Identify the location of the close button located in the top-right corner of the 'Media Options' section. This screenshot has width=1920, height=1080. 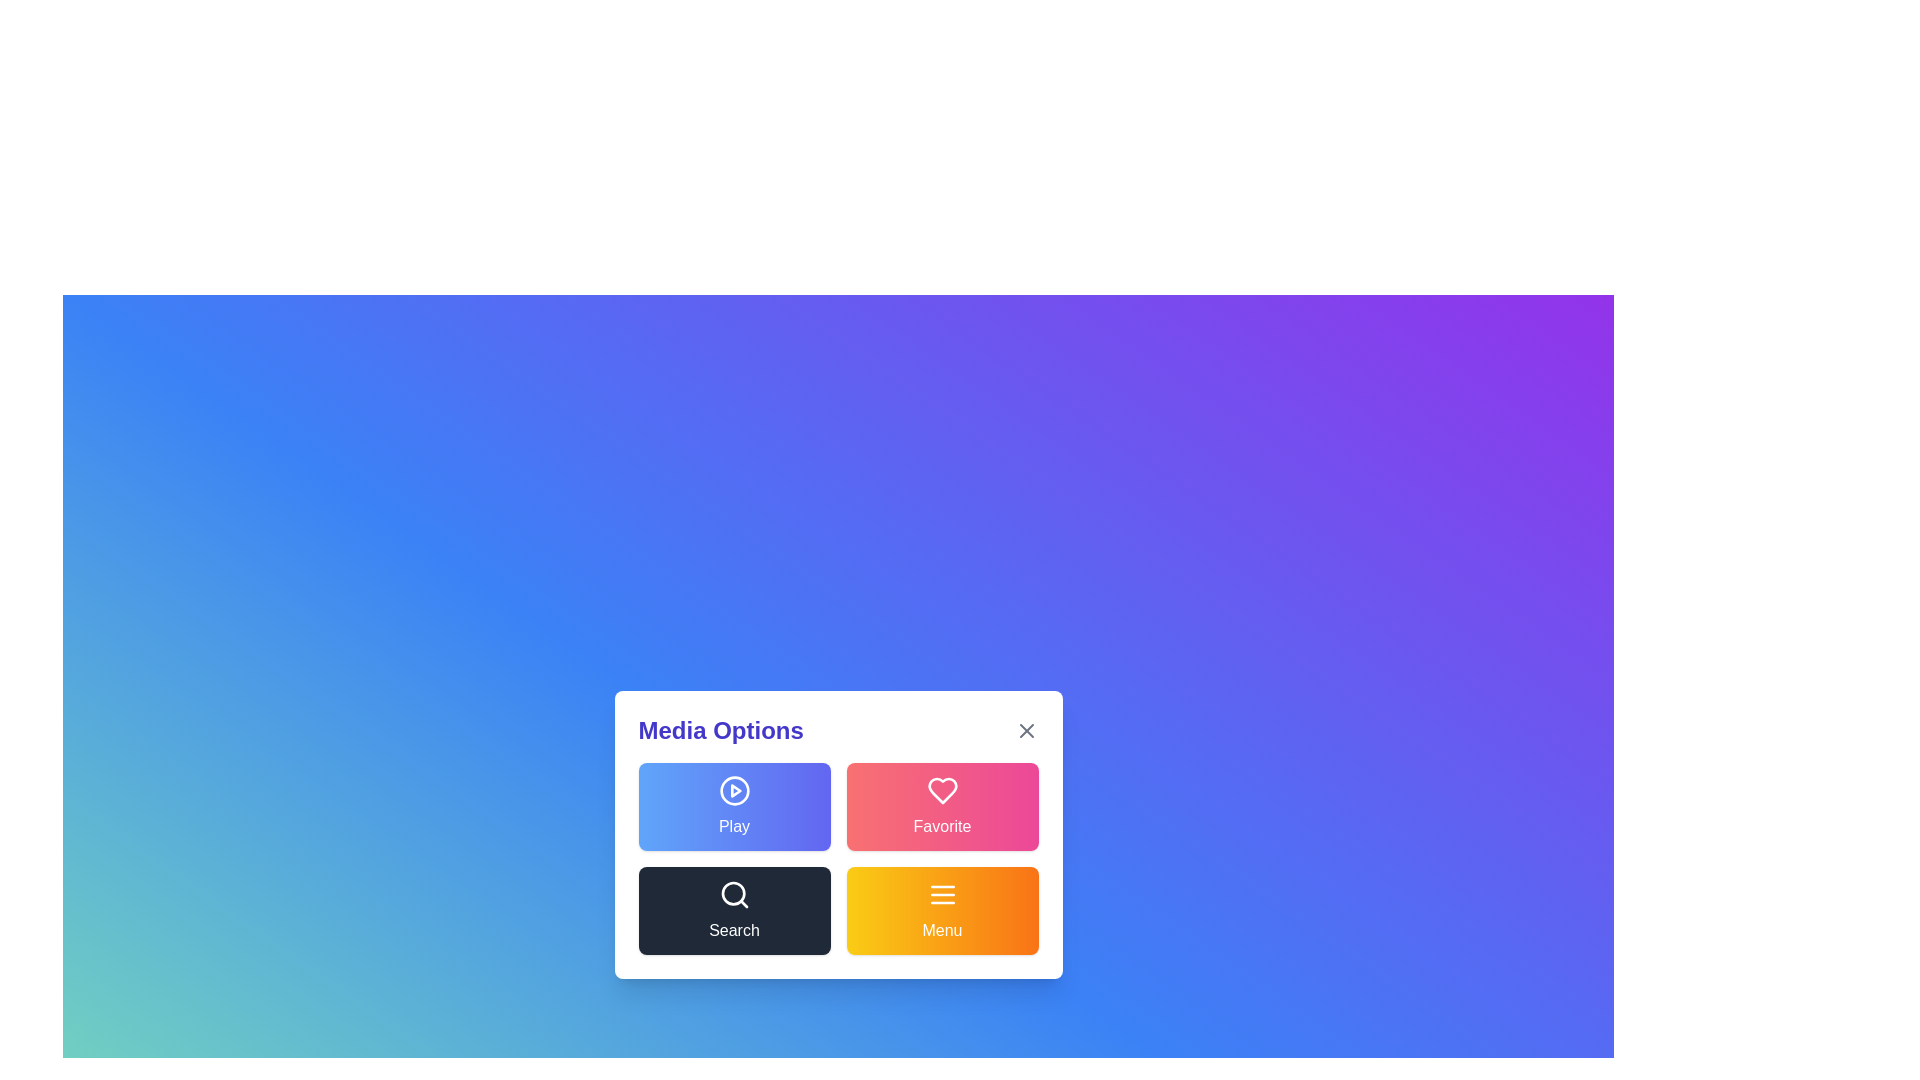
(1026, 731).